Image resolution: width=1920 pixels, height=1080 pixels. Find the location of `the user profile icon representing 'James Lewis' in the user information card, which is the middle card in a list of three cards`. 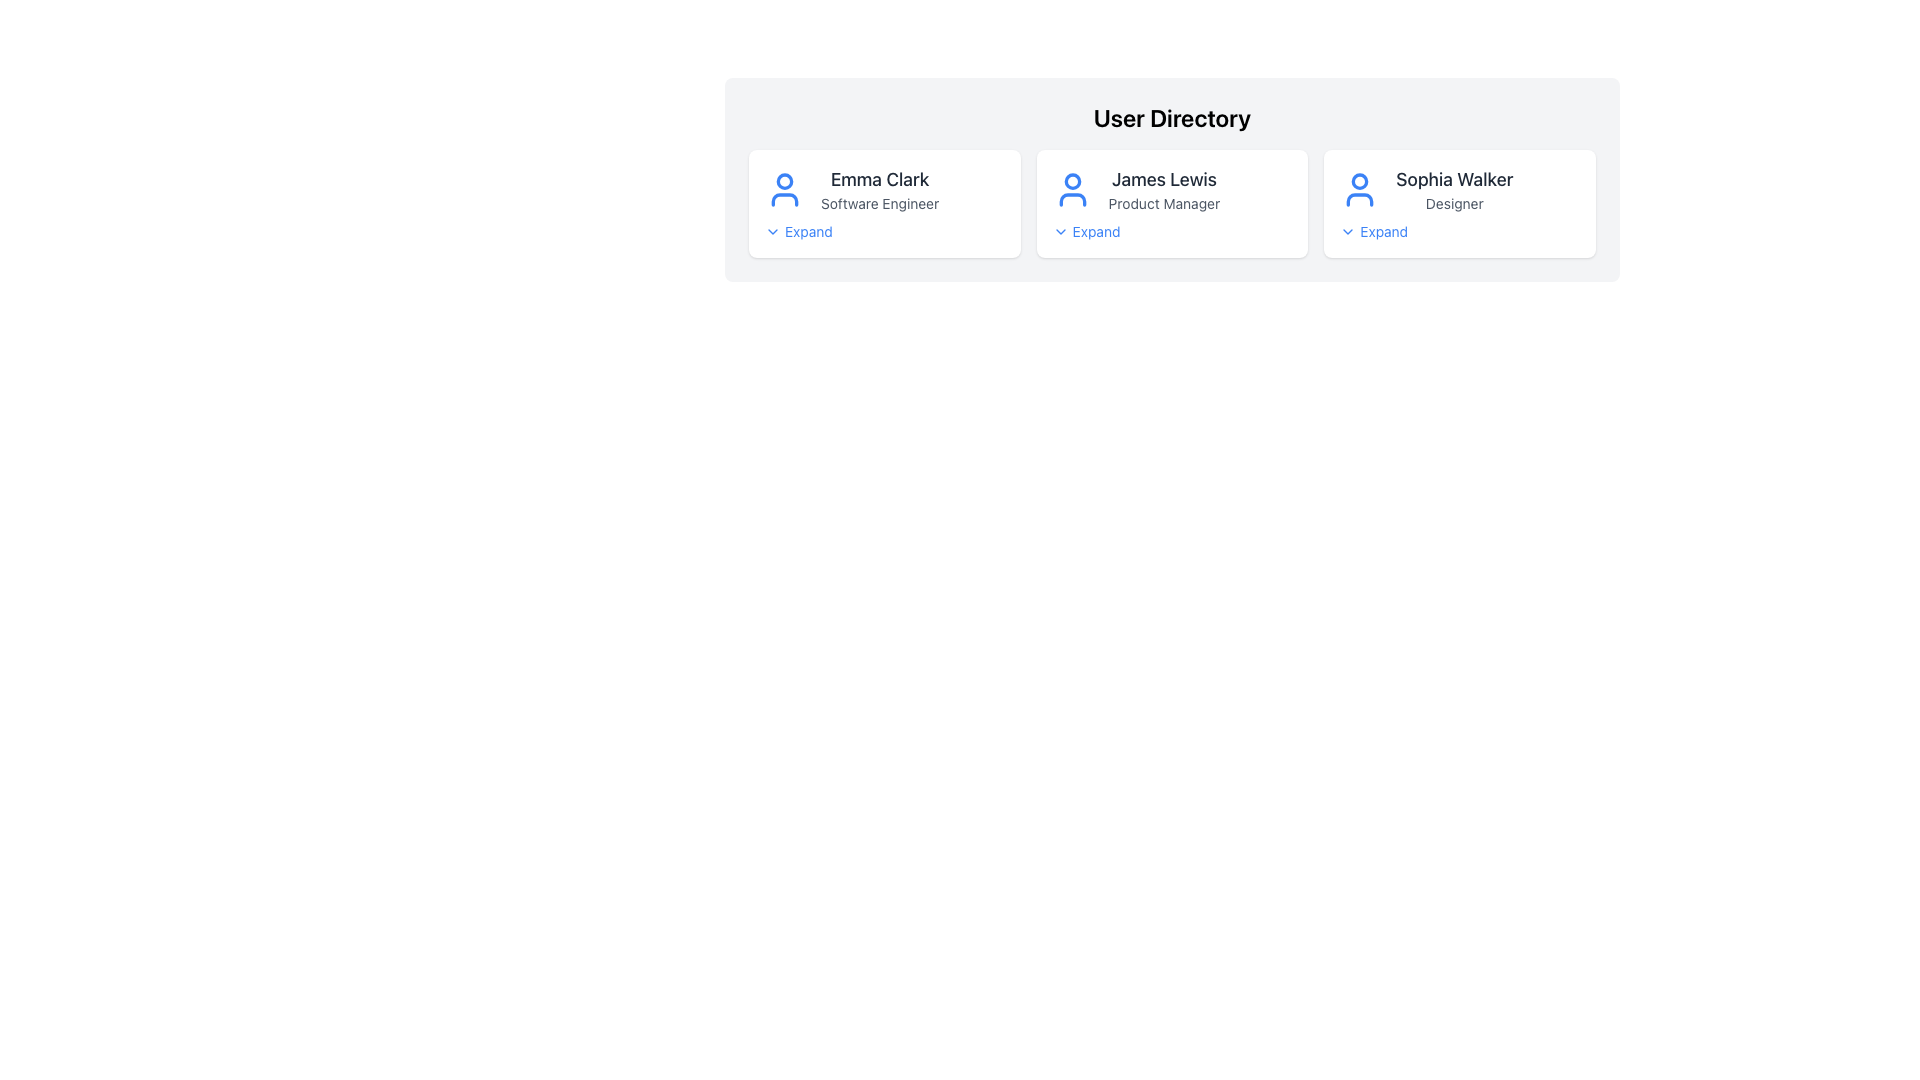

the user profile icon representing 'James Lewis' in the user information card, which is the middle card in a list of three cards is located at coordinates (1071, 189).